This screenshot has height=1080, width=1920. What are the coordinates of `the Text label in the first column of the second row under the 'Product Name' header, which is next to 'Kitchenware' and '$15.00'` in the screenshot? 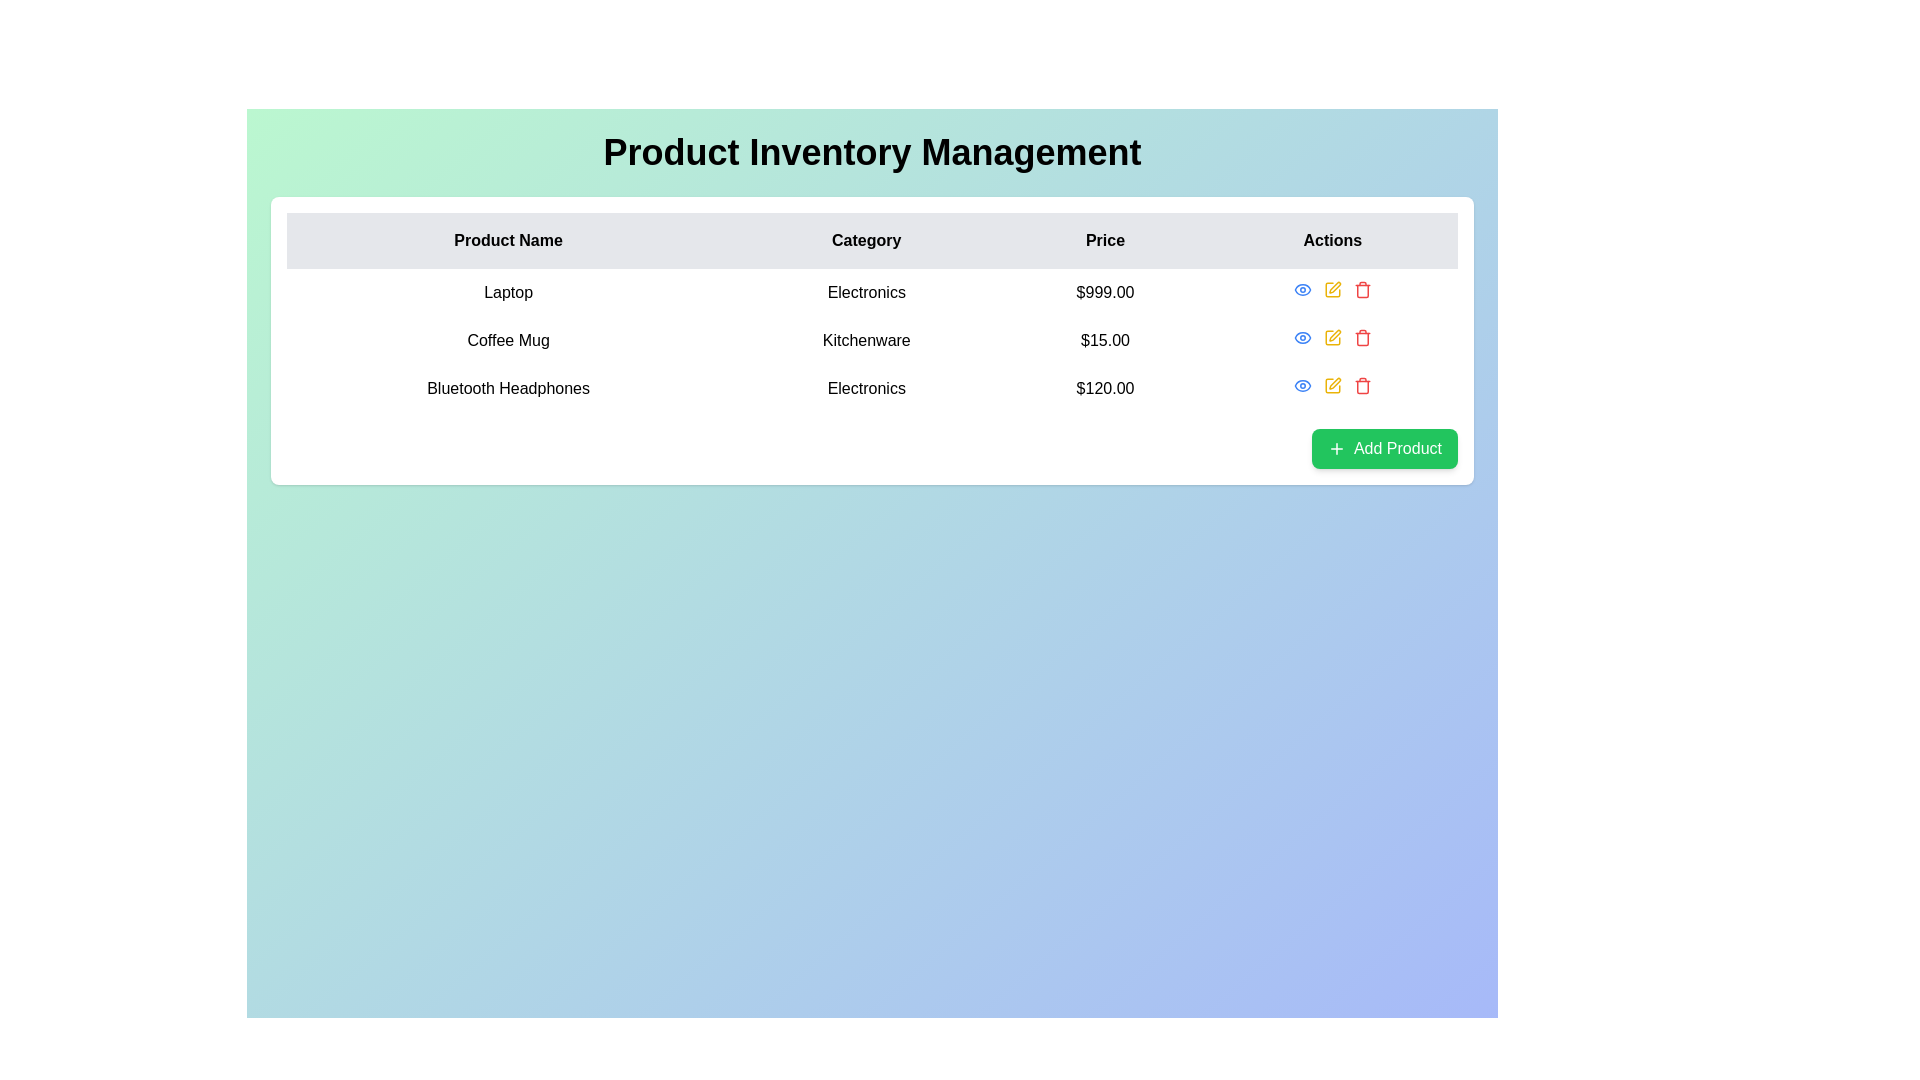 It's located at (508, 339).